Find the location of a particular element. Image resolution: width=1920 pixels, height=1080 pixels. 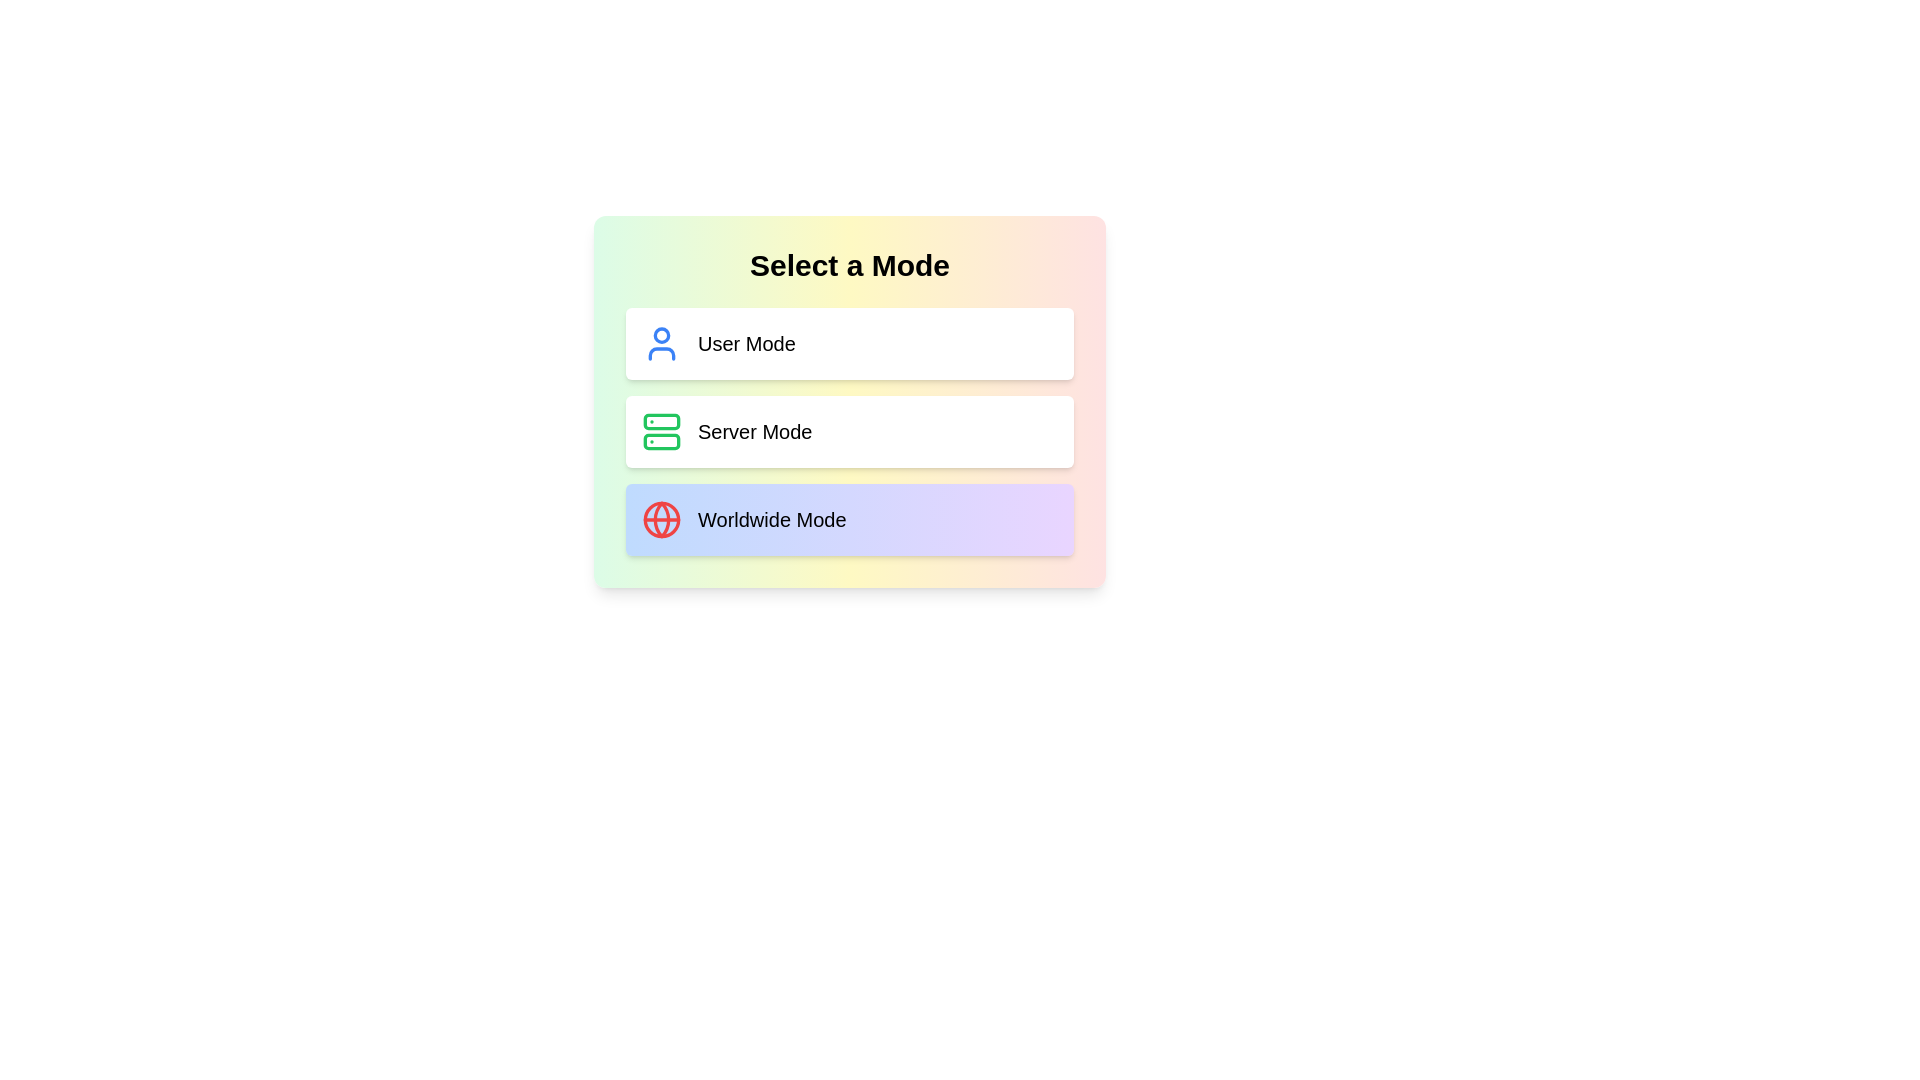

the 'Server Mode' button, which is the second button in the vertical list titled 'Select a Mode', located directly below the 'User Mode' button is located at coordinates (849, 431).